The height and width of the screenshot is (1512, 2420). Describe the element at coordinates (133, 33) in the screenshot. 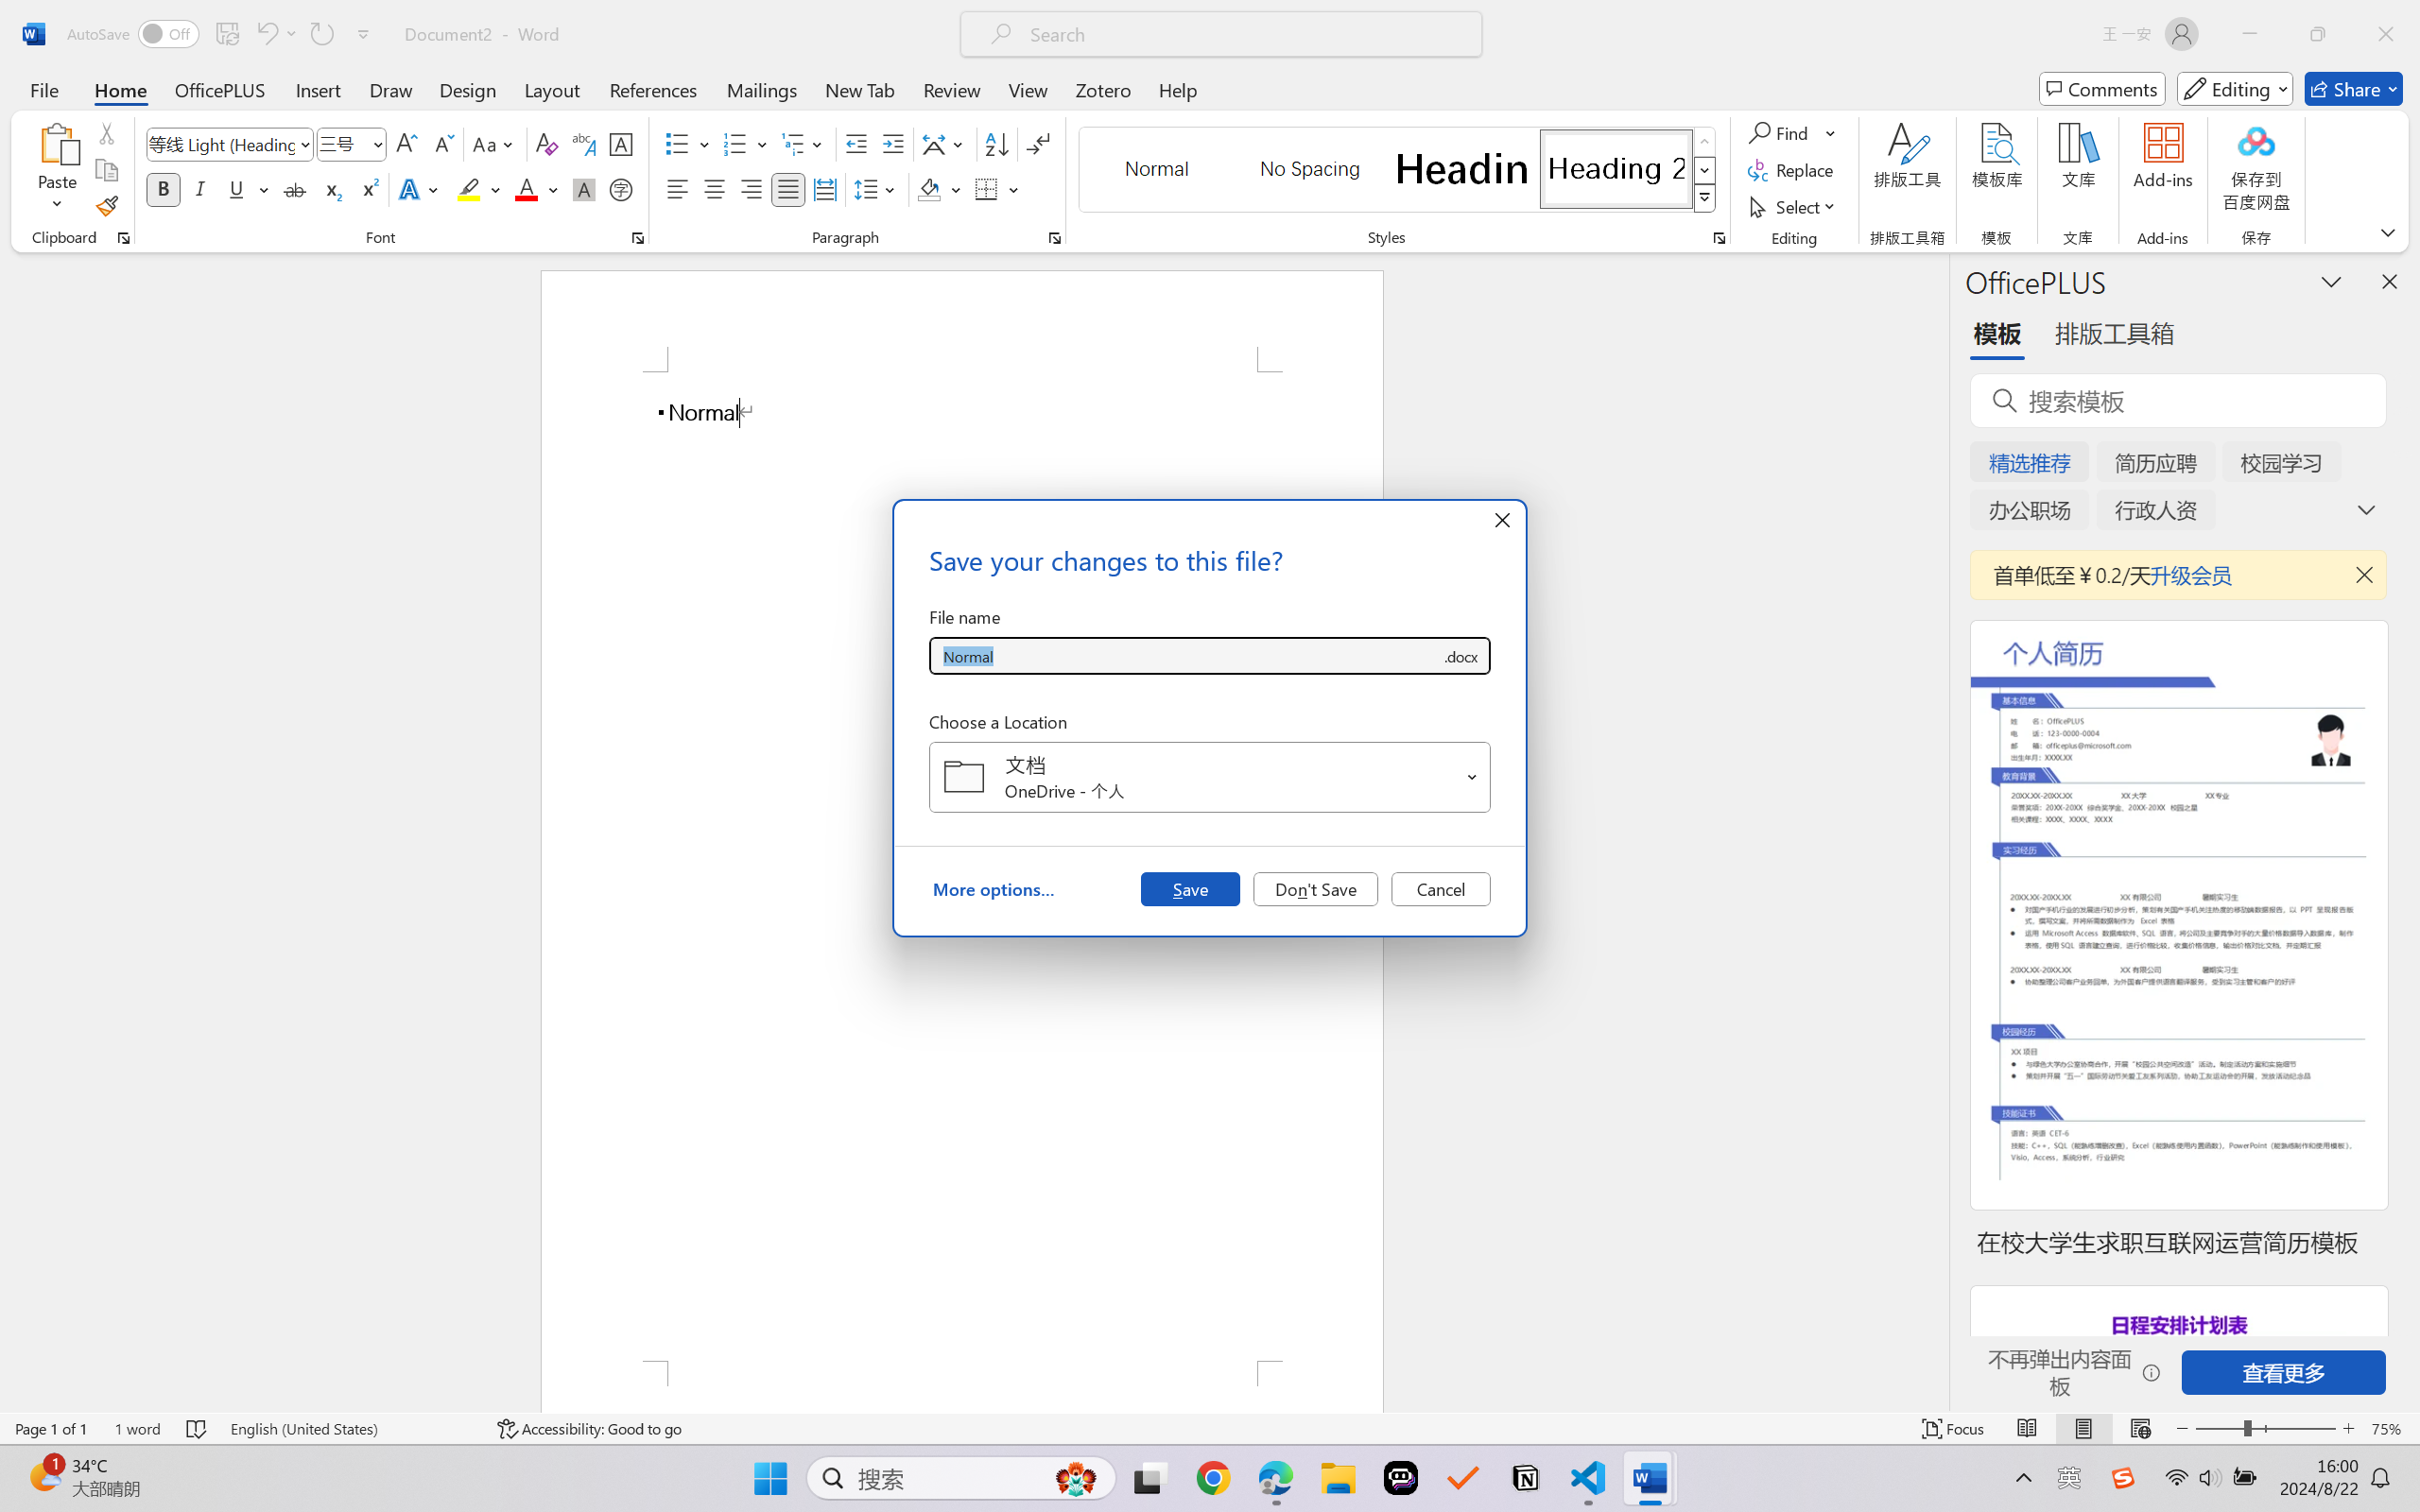

I see `'AutoSave'` at that location.